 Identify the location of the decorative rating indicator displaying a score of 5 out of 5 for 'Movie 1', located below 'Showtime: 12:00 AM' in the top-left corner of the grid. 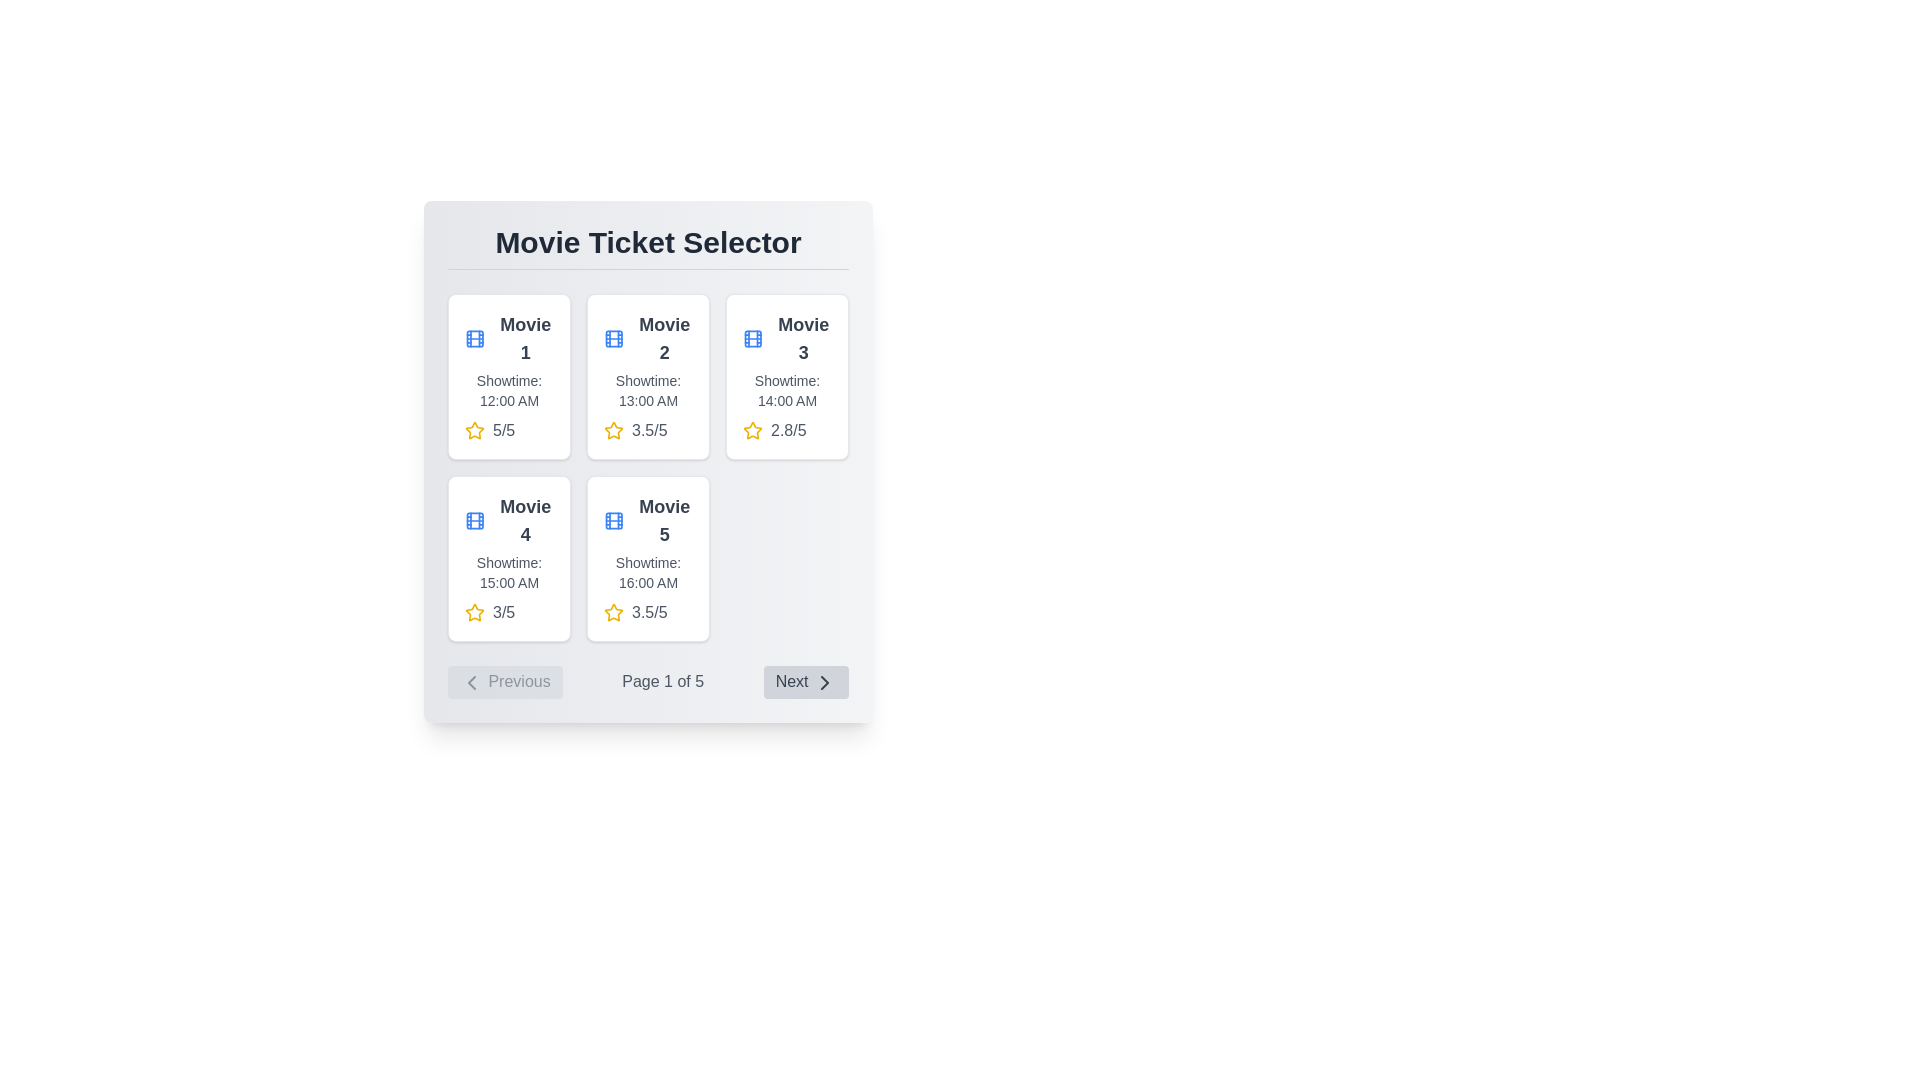
(509, 430).